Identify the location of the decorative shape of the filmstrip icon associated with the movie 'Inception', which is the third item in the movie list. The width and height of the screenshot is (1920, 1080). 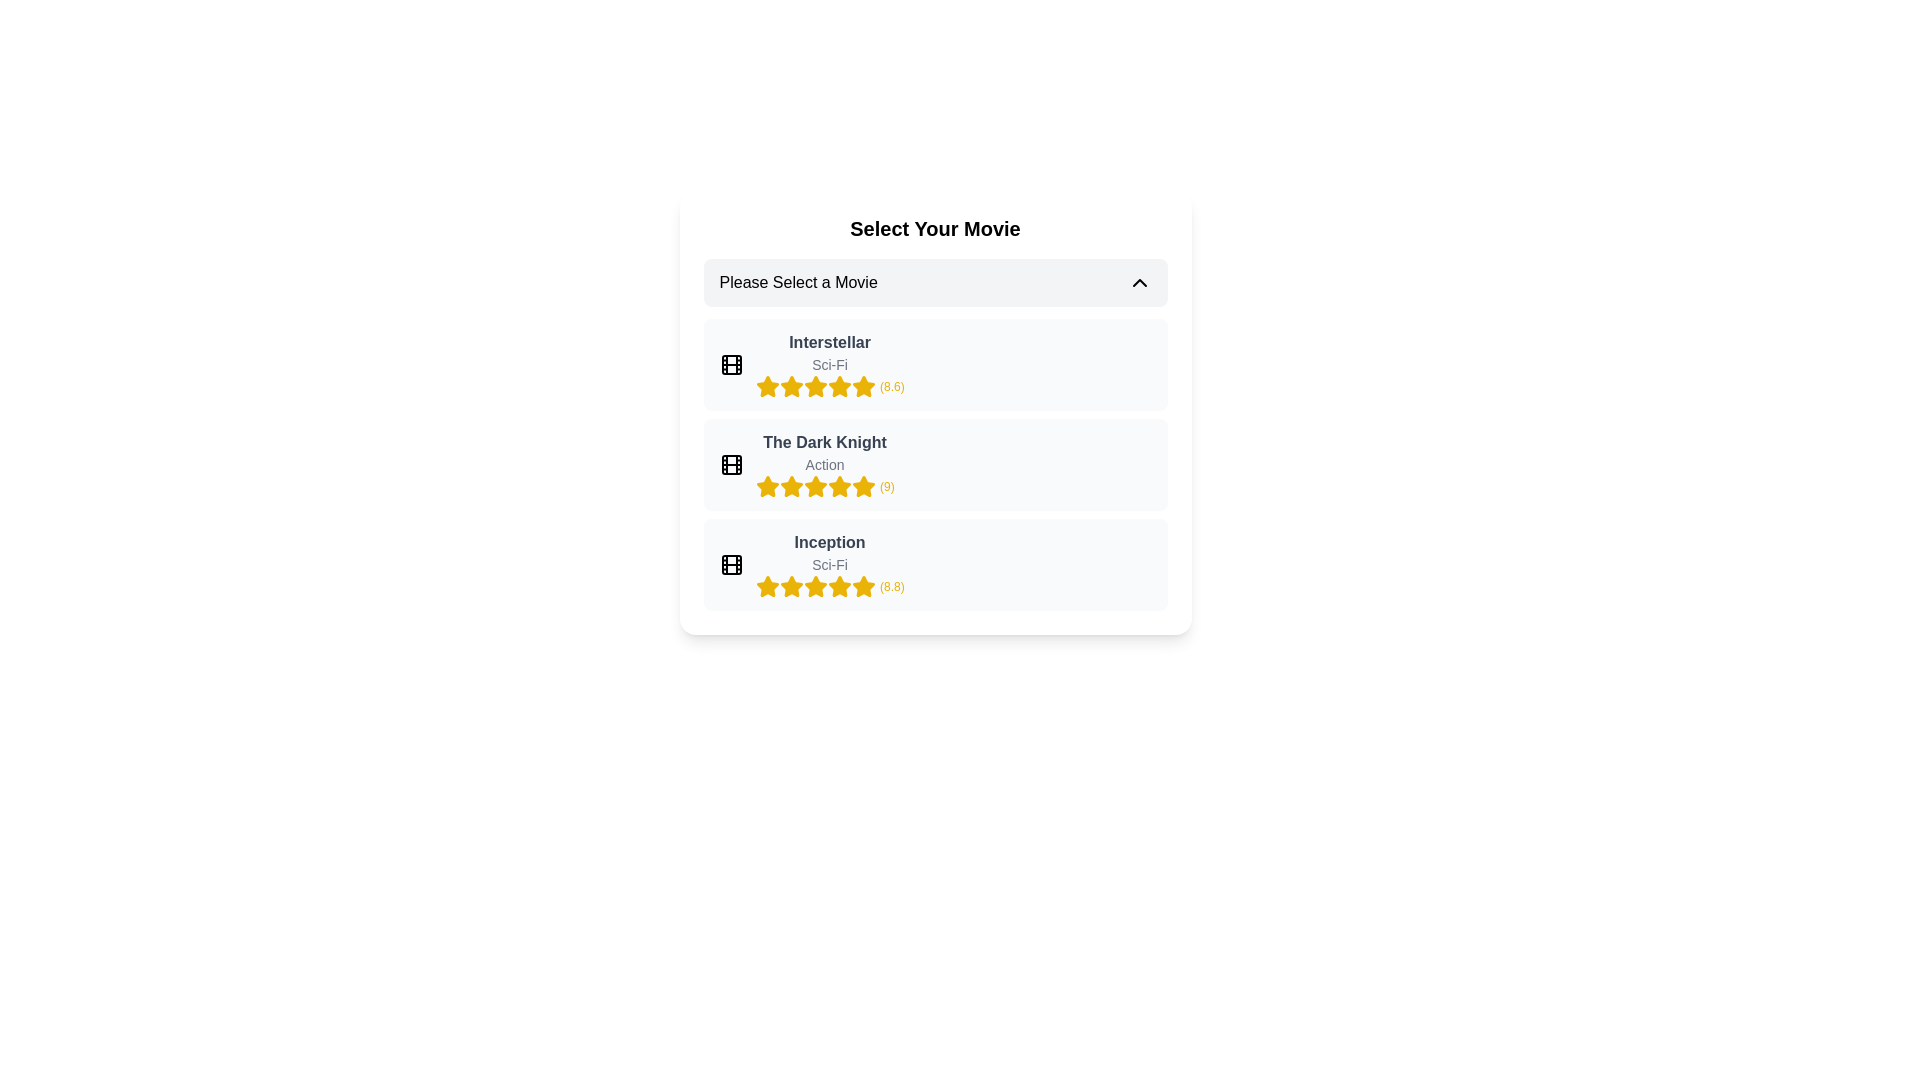
(730, 564).